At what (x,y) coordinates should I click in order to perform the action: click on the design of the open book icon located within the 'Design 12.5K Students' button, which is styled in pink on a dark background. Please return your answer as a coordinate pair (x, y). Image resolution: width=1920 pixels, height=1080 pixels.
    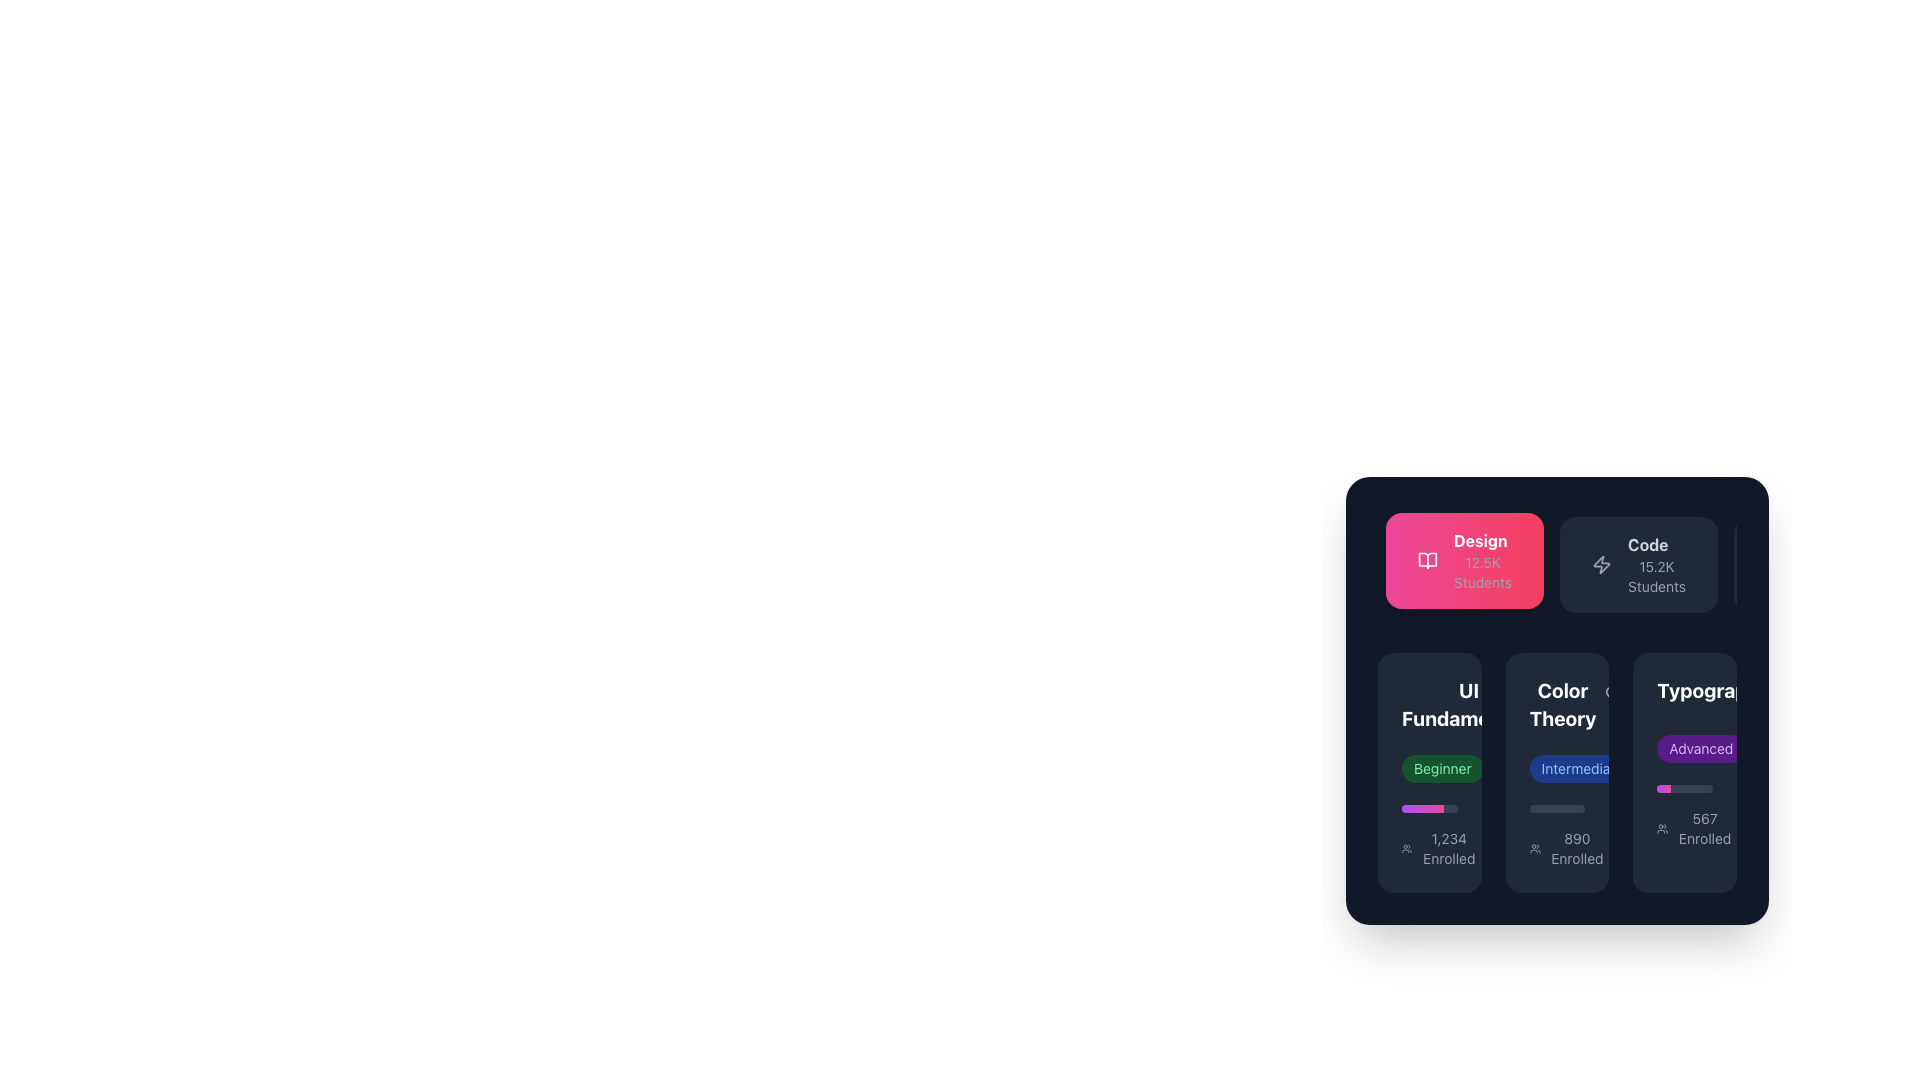
    Looking at the image, I should click on (1427, 560).